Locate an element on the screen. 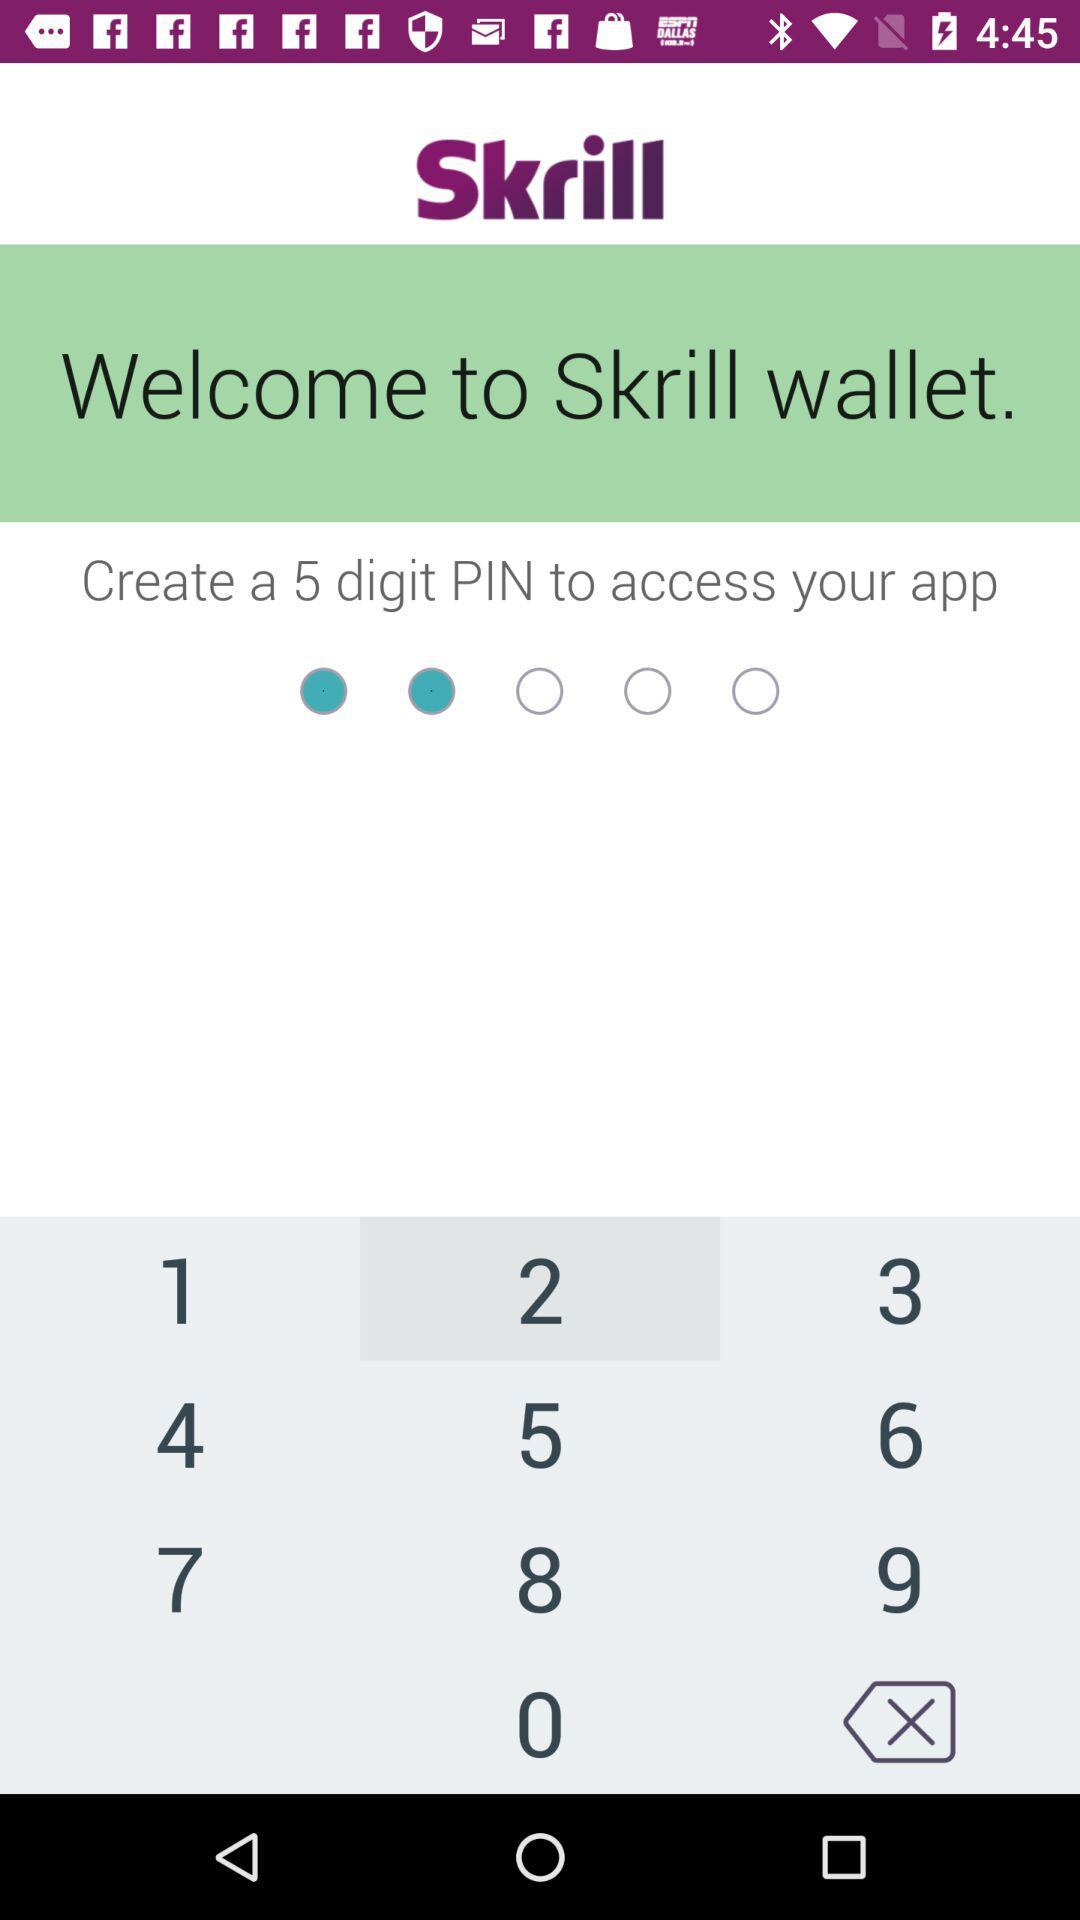  icon next to 9 icon is located at coordinates (540, 1720).